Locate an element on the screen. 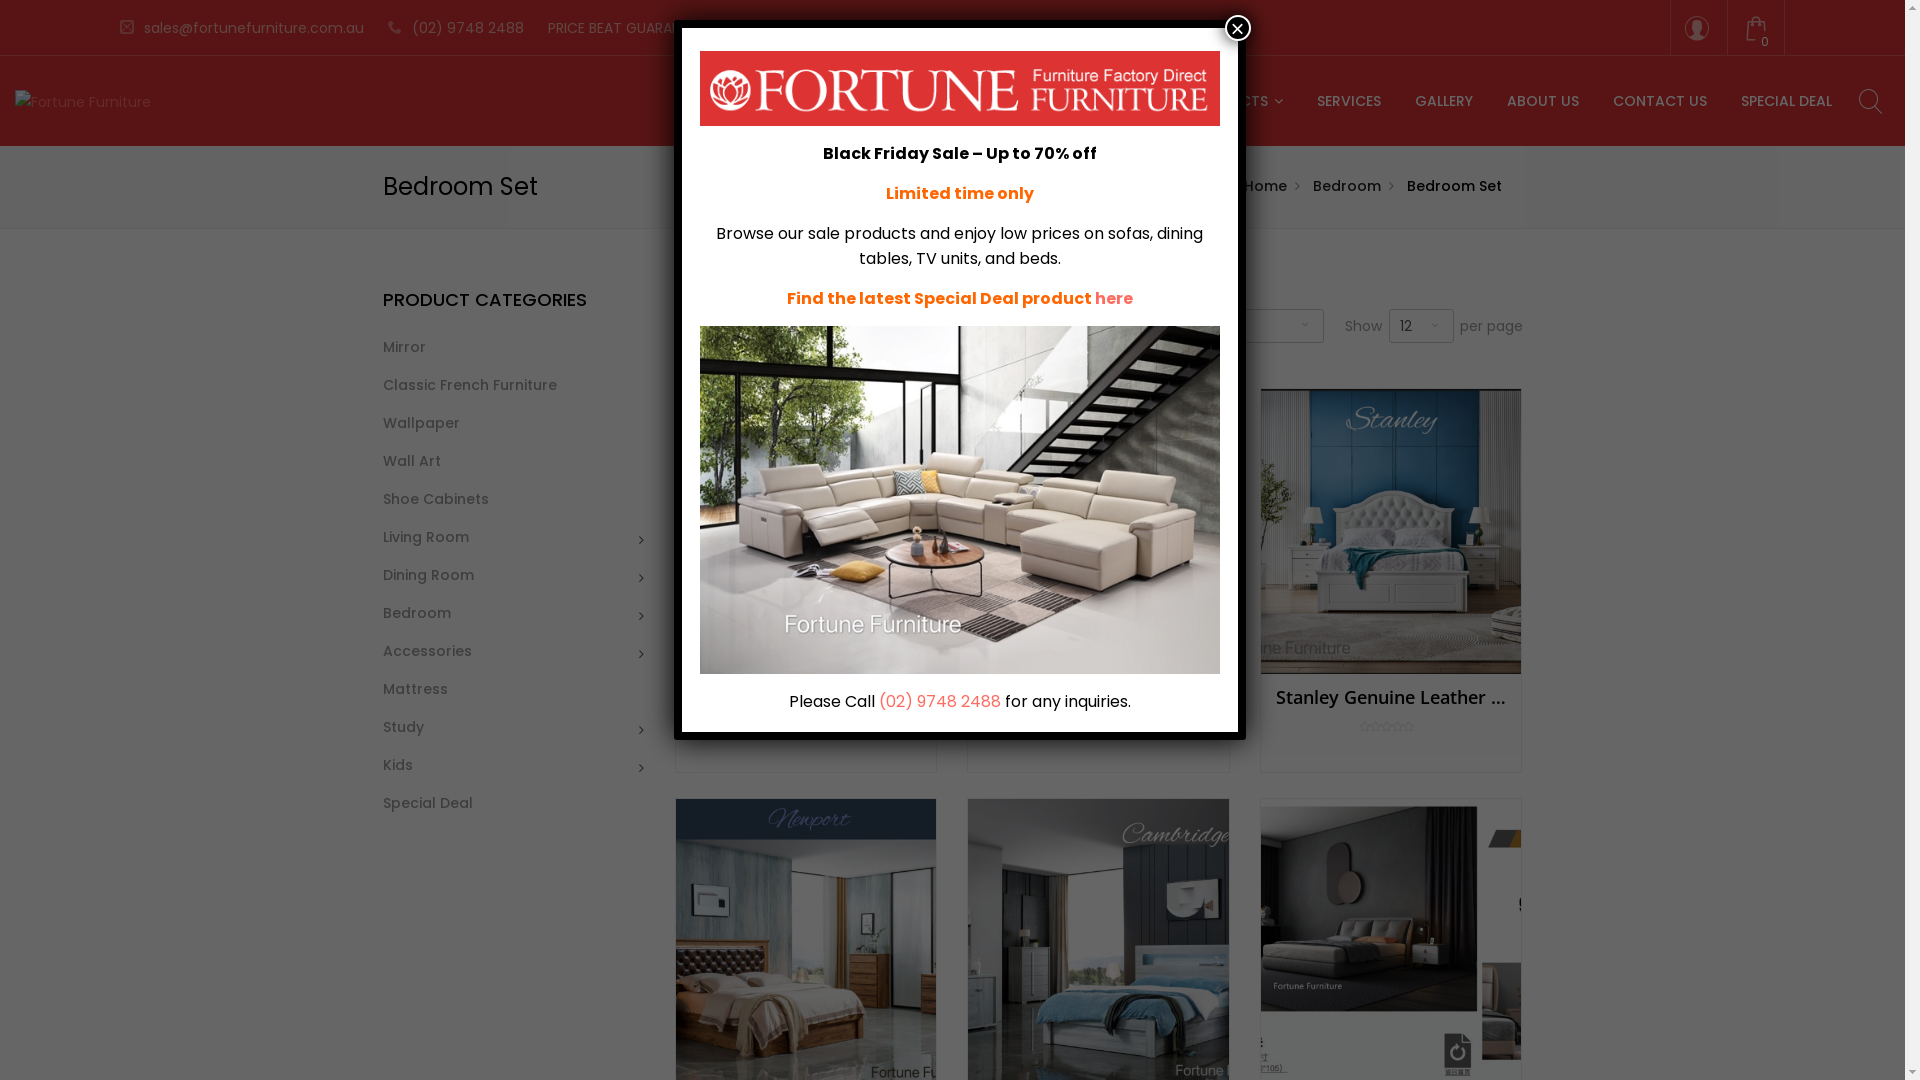  'Shoe Cabinets' is located at coordinates (382, 496).